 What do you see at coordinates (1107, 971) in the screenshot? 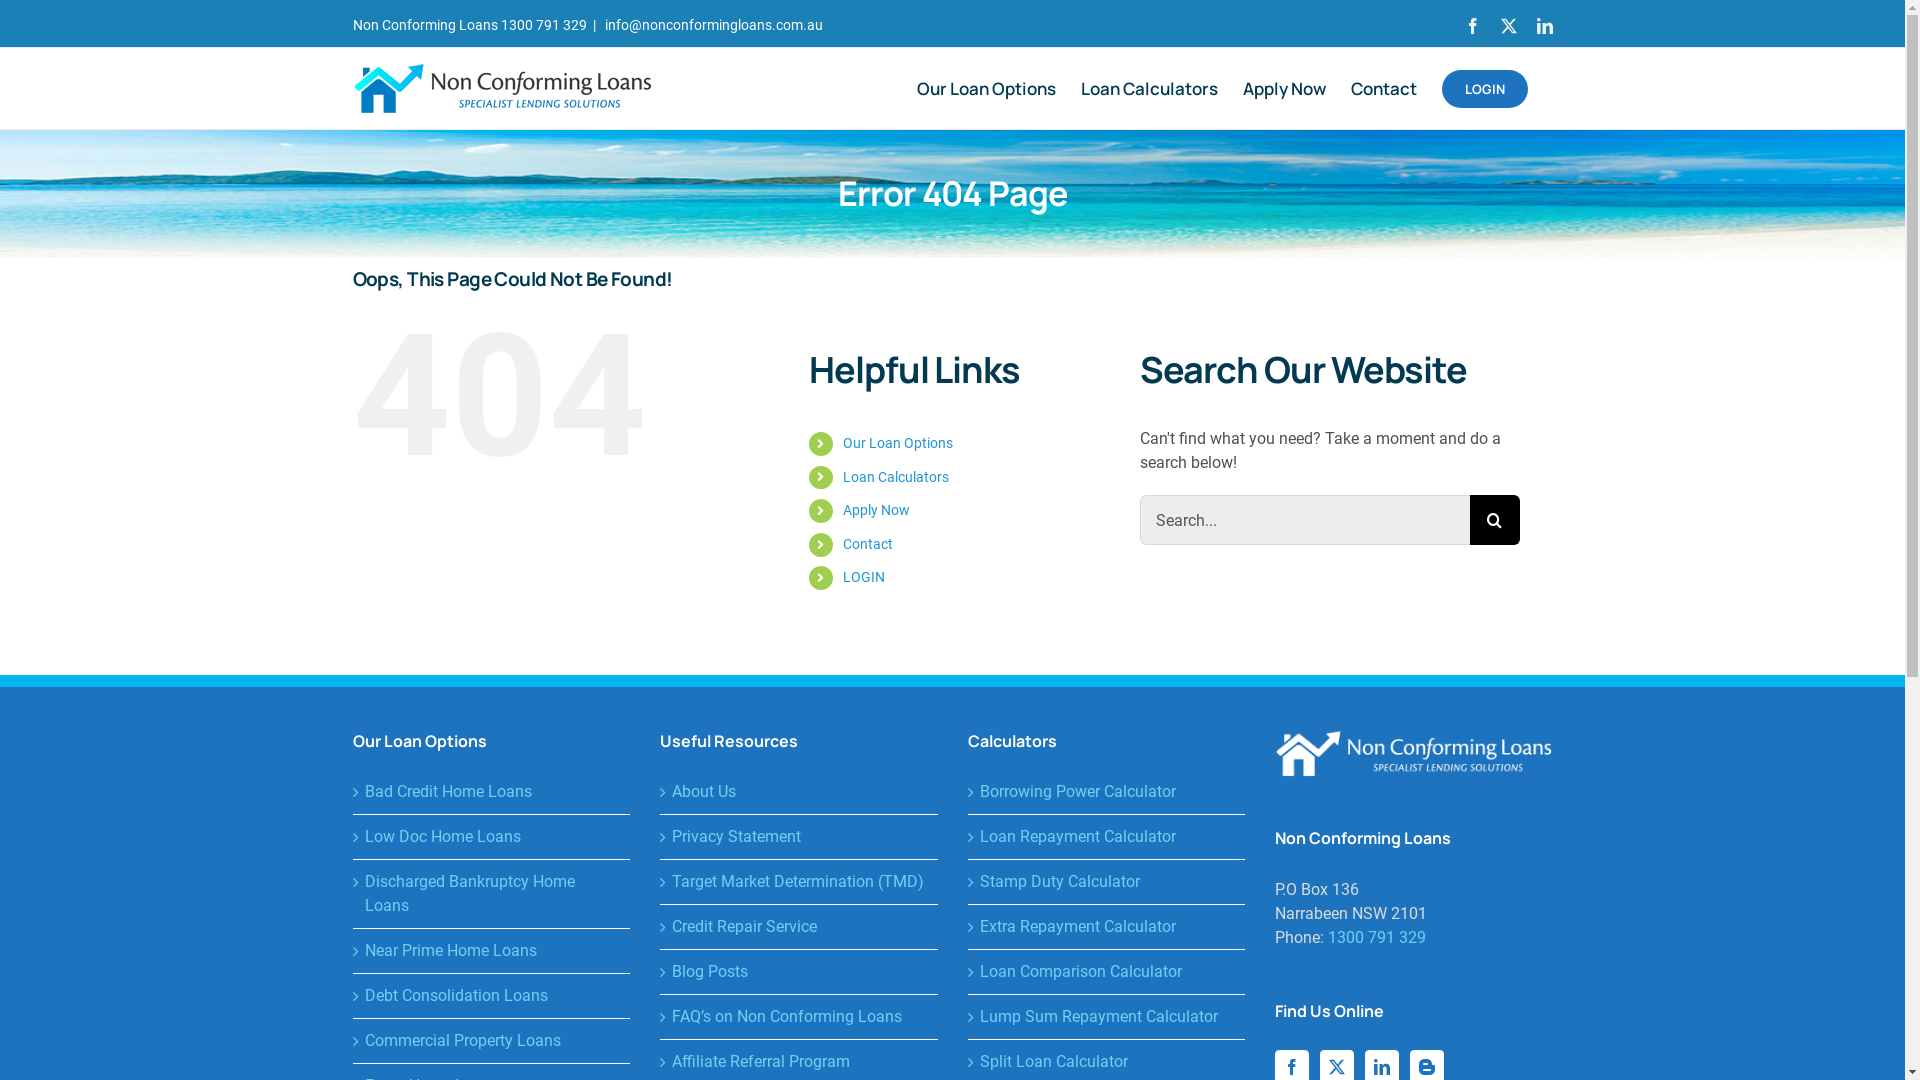
I see `'Loan Comparison Calculator'` at bounding box center [1107, 971].